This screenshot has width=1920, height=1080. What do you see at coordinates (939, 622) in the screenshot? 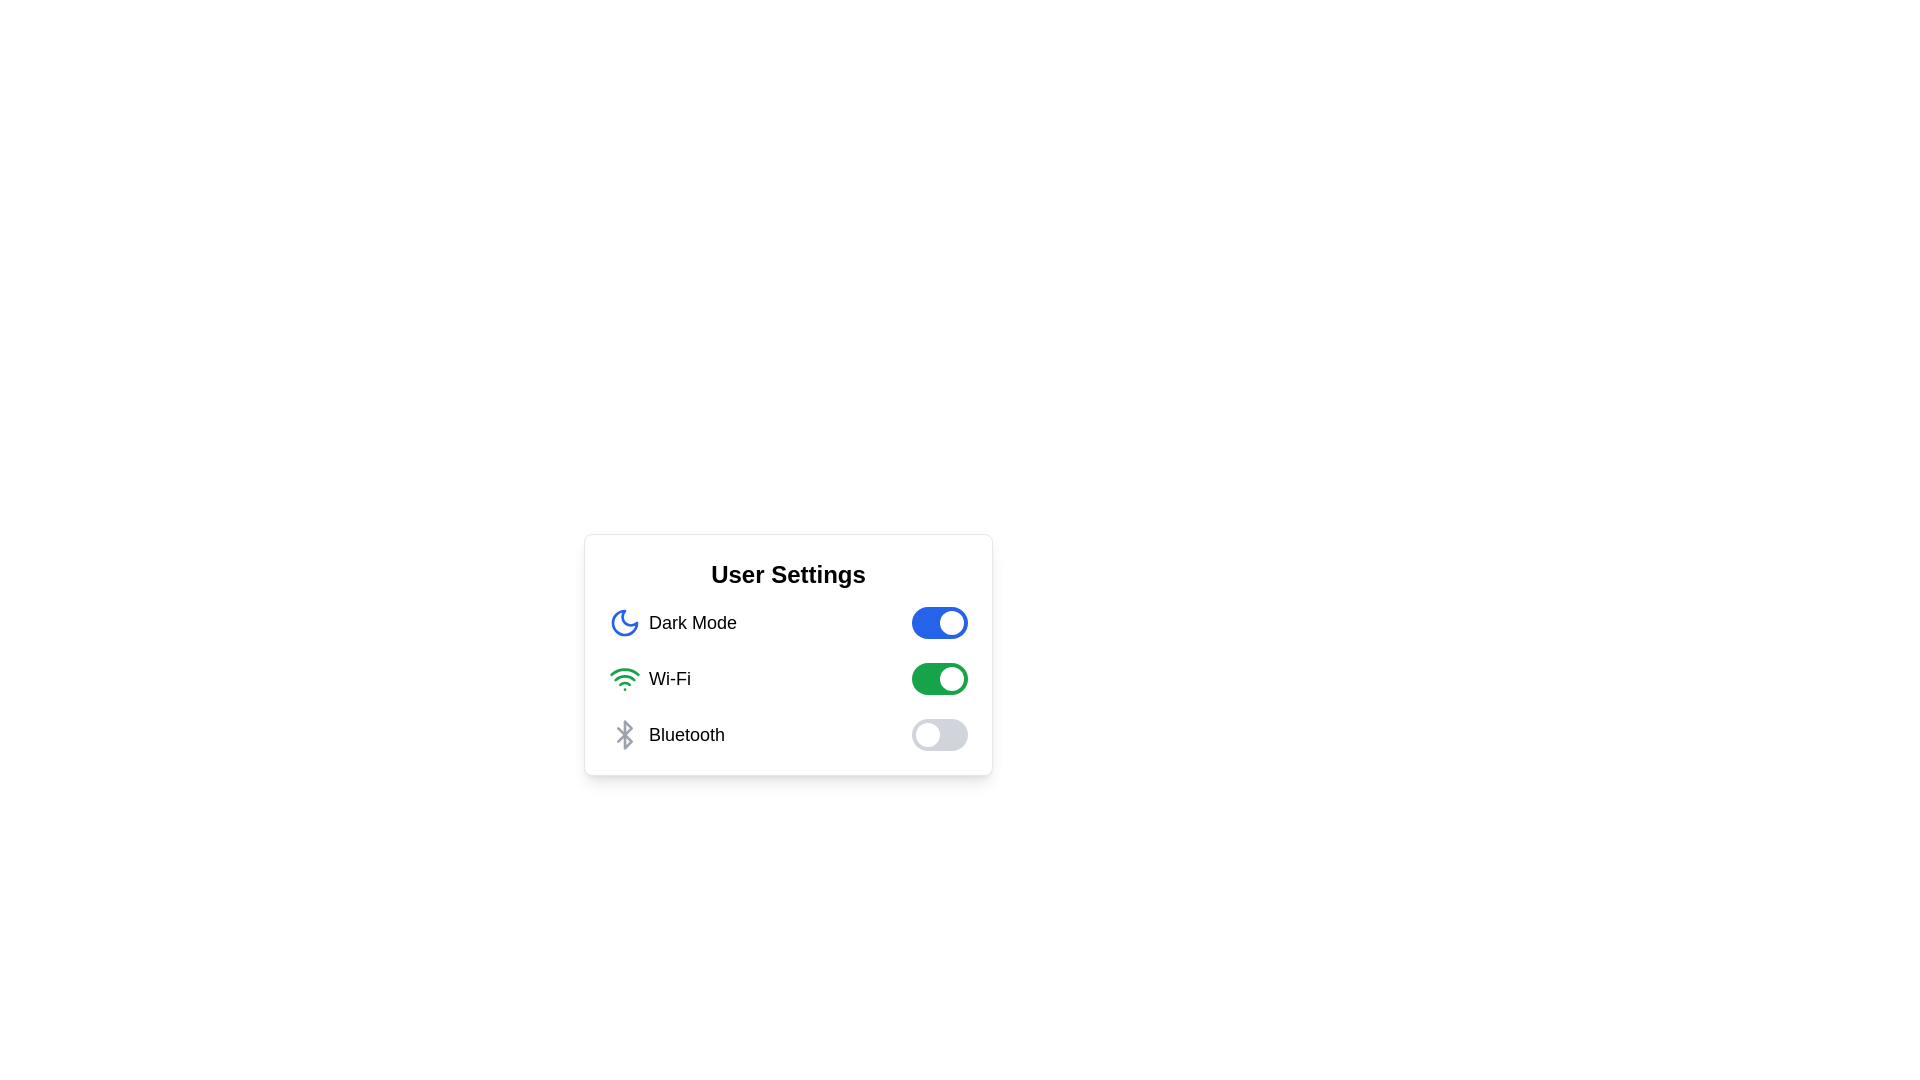
I see `the circular white toggle handle of the Dark Mode toggle switch` at bounding box center [939, 622].